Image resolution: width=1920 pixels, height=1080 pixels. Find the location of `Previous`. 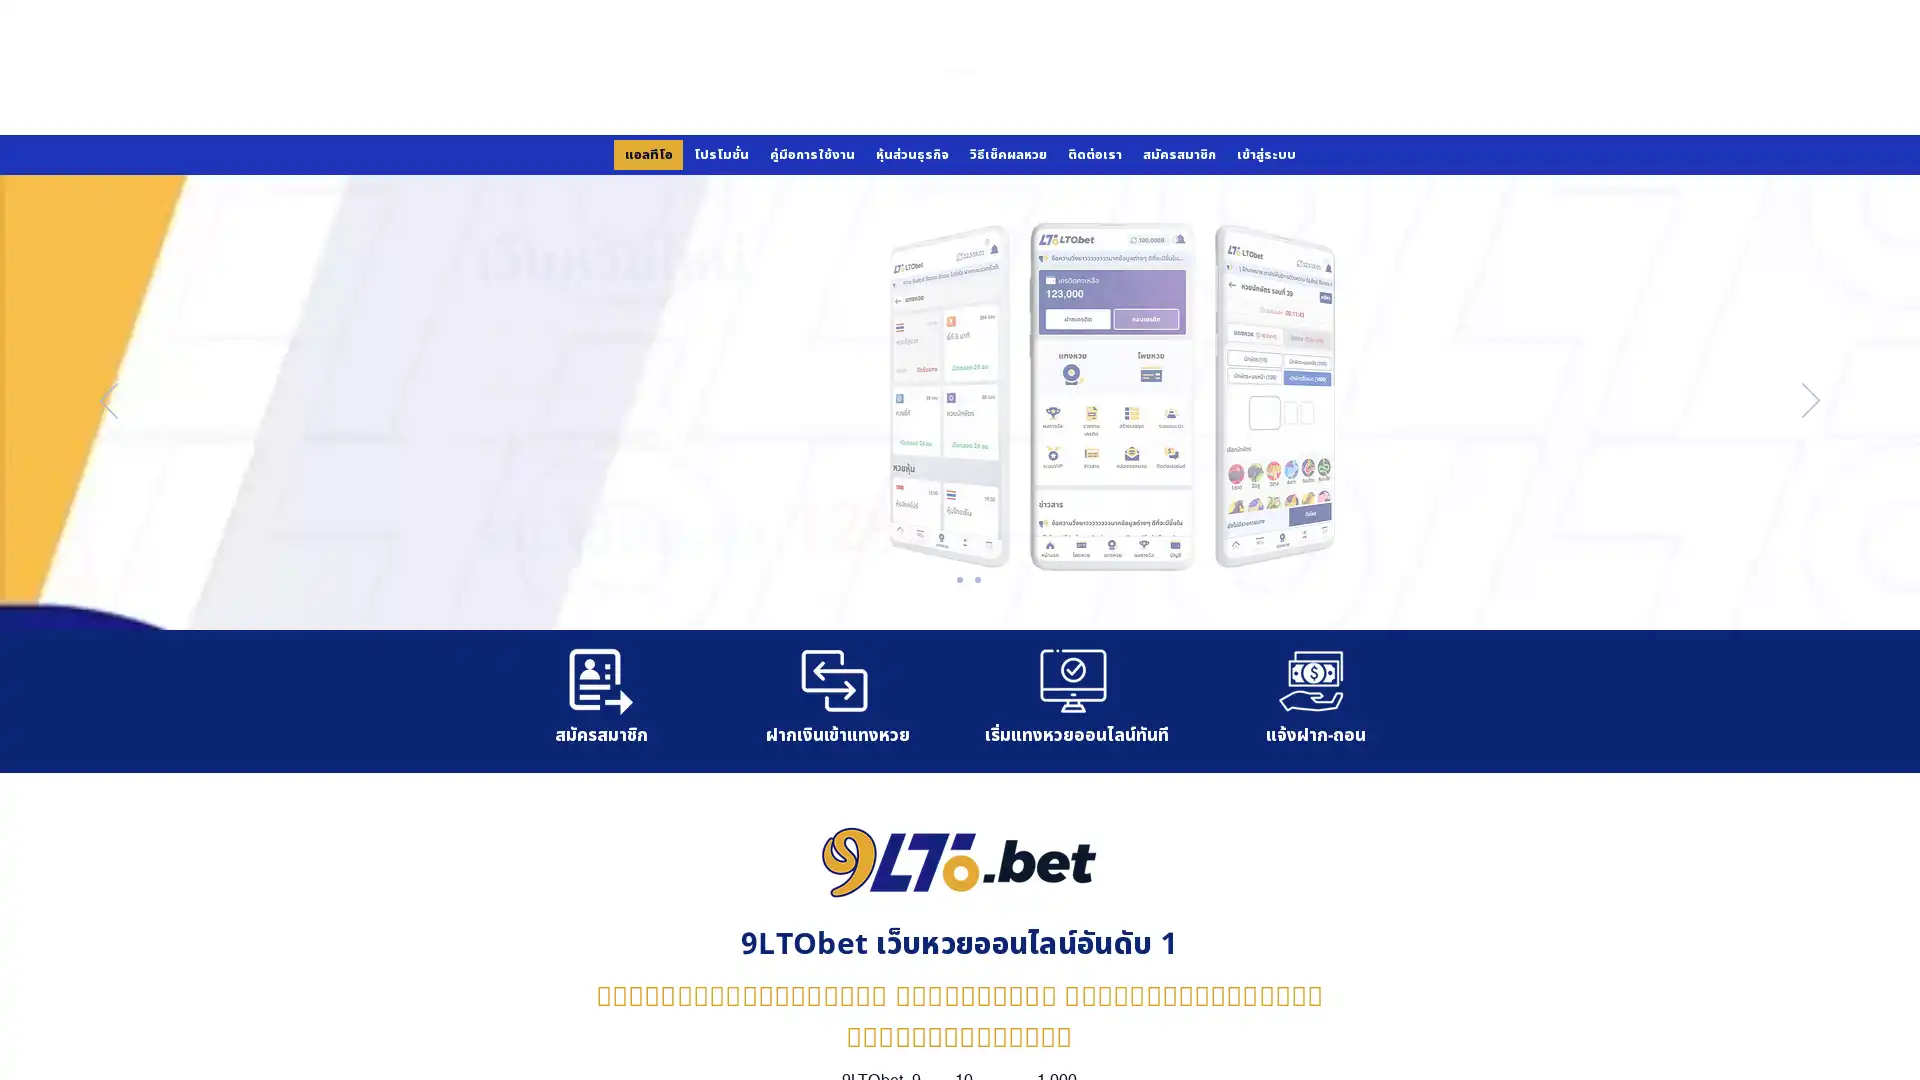

Previous is located at coordinates (108, 401).